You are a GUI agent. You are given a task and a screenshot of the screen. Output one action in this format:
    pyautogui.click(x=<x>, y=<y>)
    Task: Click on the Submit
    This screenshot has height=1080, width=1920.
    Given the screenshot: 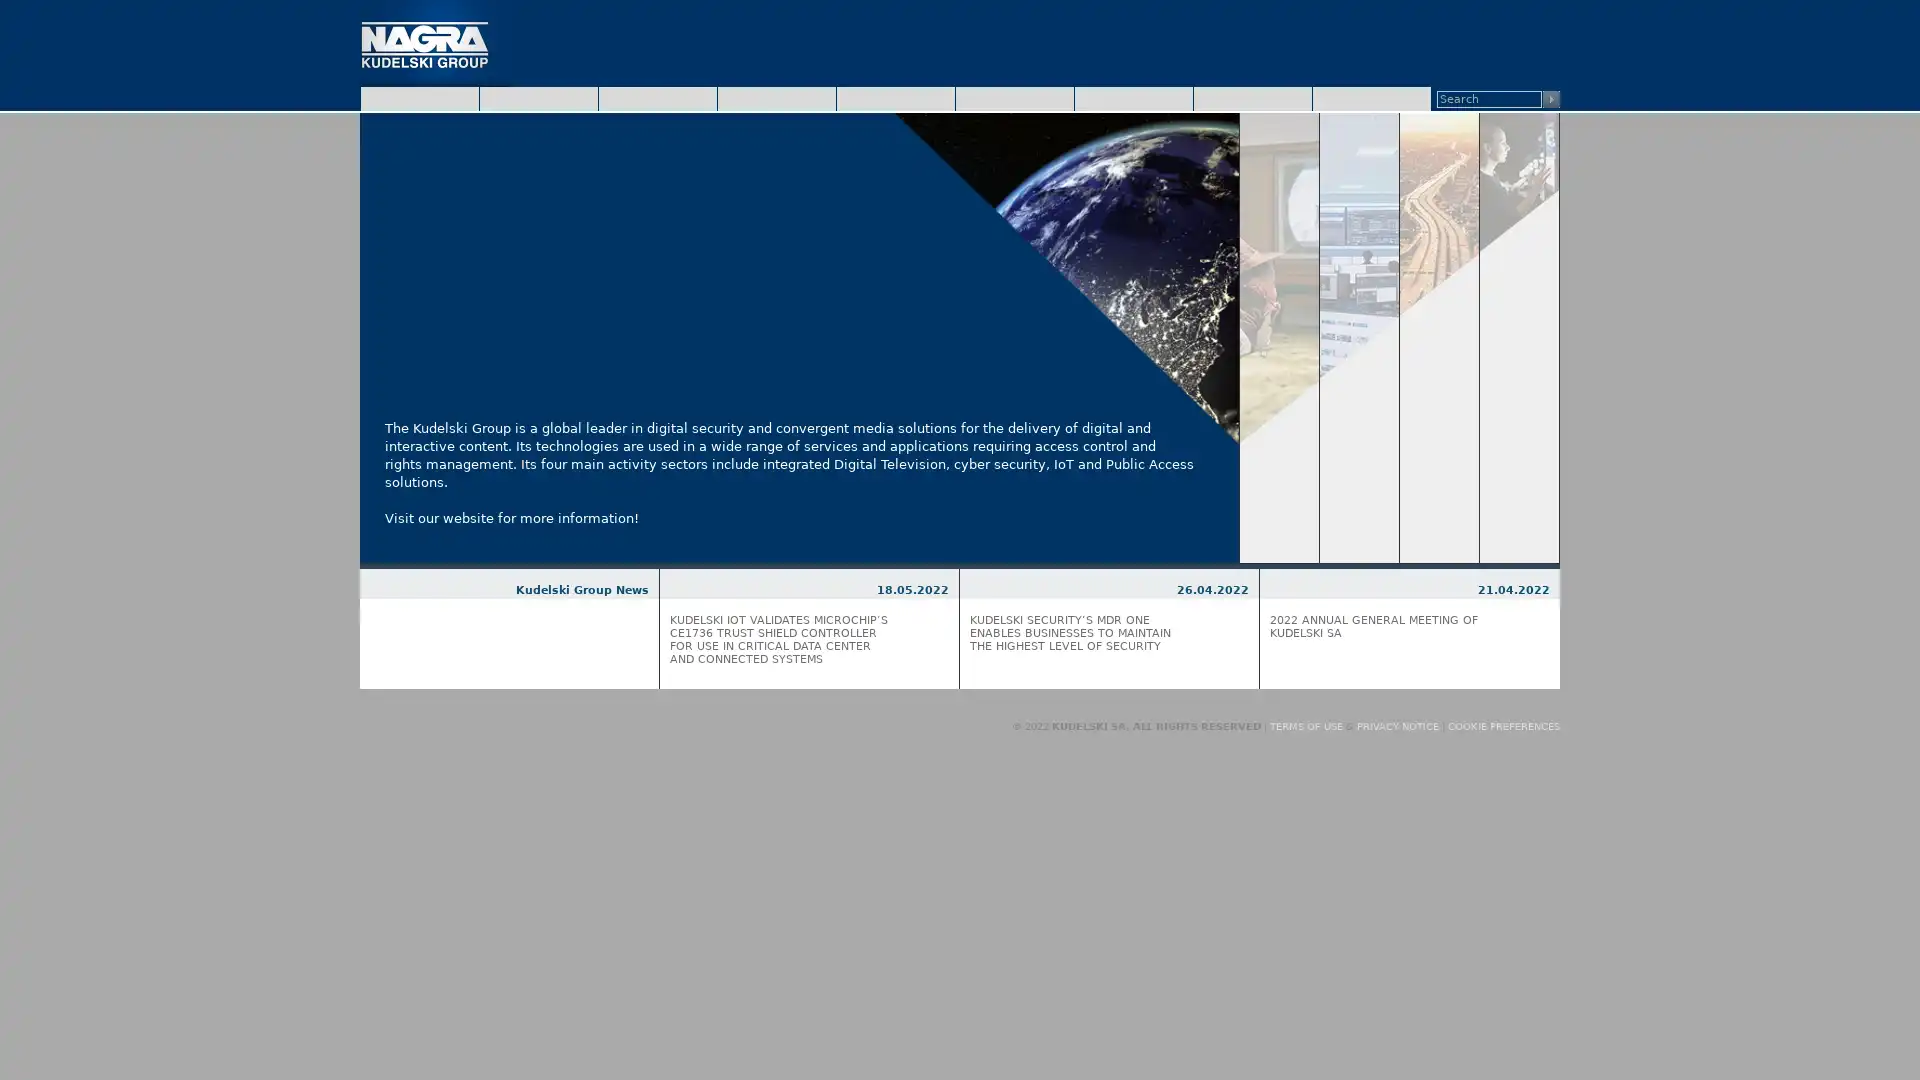 What is the action you would take?
    pyautogui.click(x=1550, y=99)
    